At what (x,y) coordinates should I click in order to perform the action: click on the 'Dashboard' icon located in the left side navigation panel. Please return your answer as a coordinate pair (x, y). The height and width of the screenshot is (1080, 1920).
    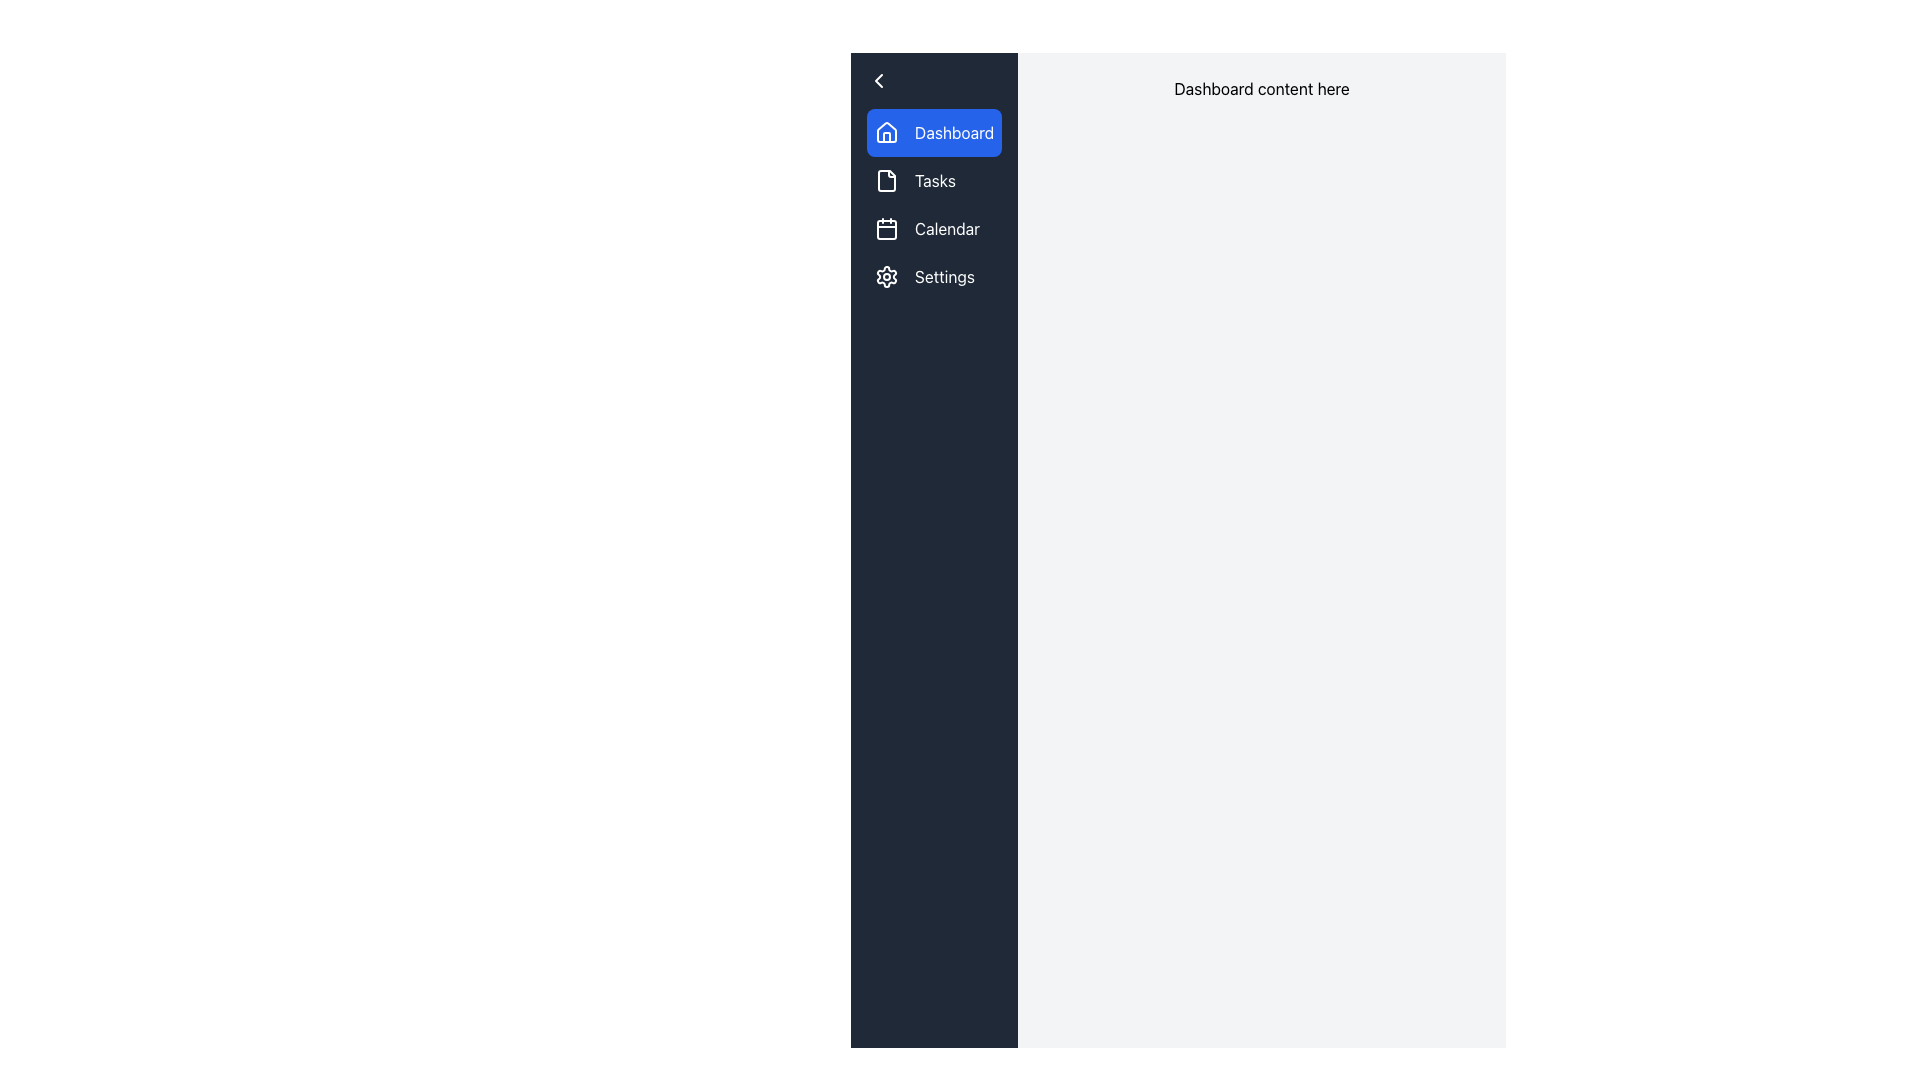
    Looking at the image, I should click on (886, 132).